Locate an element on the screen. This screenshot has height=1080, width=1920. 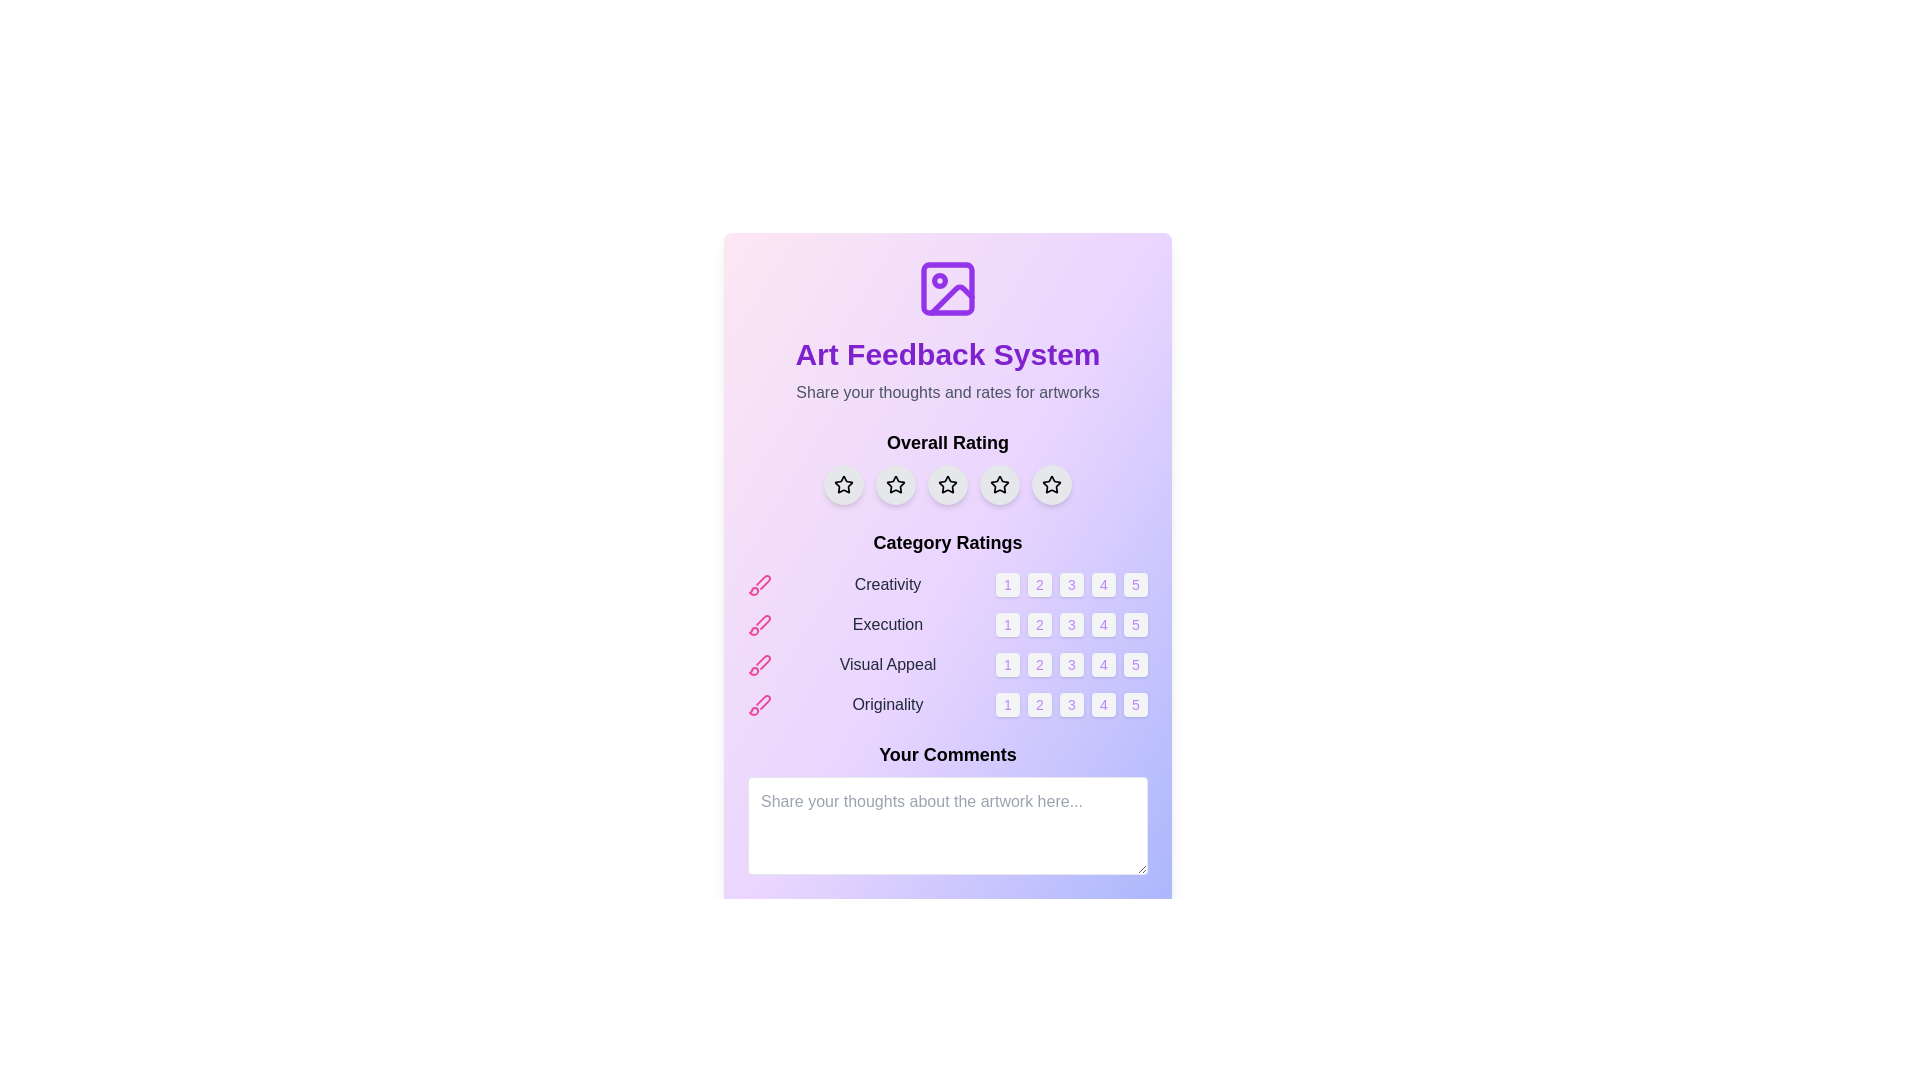
the button that allows users is located at coordinates (1103, 704).